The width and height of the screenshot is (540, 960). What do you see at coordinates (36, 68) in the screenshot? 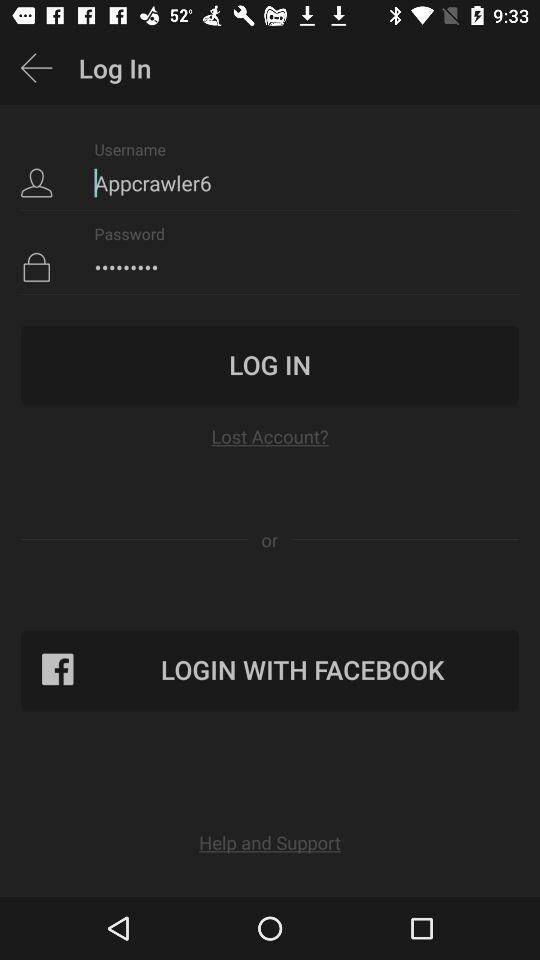
I see `go back` at bounding box center [36, 68].